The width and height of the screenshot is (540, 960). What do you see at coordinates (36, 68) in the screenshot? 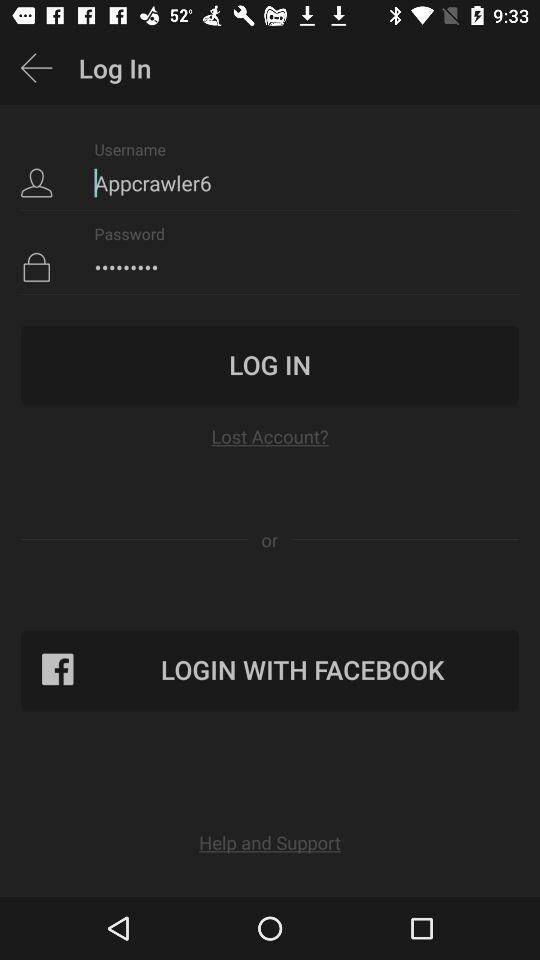
I see `go back` at bounding box center [36, 68].